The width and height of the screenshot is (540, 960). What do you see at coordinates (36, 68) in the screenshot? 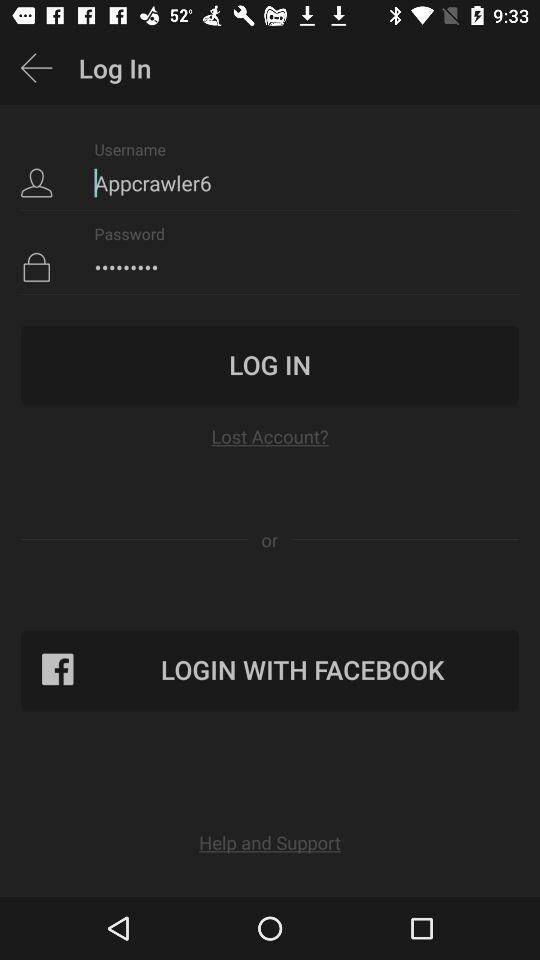
I see `go back` at bounding box center [36, 68].